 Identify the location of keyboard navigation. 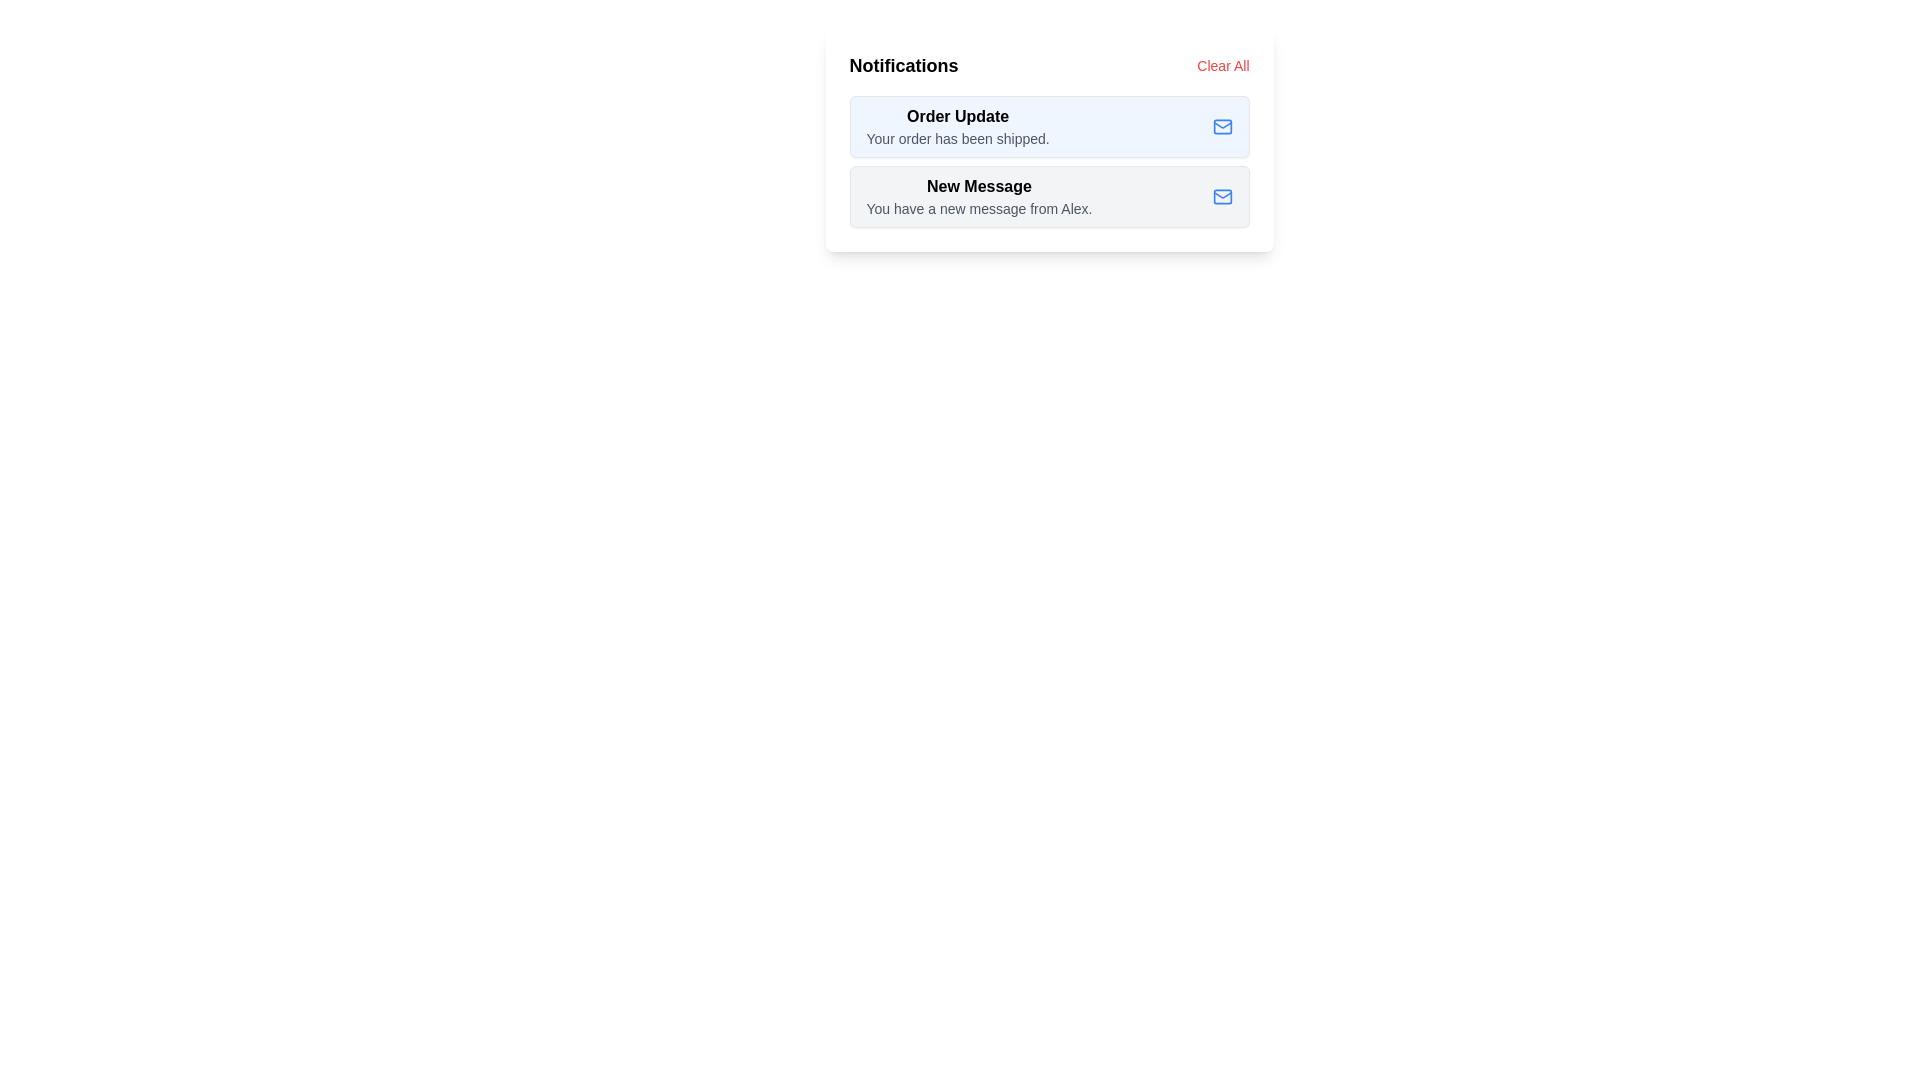
(1222, 64).